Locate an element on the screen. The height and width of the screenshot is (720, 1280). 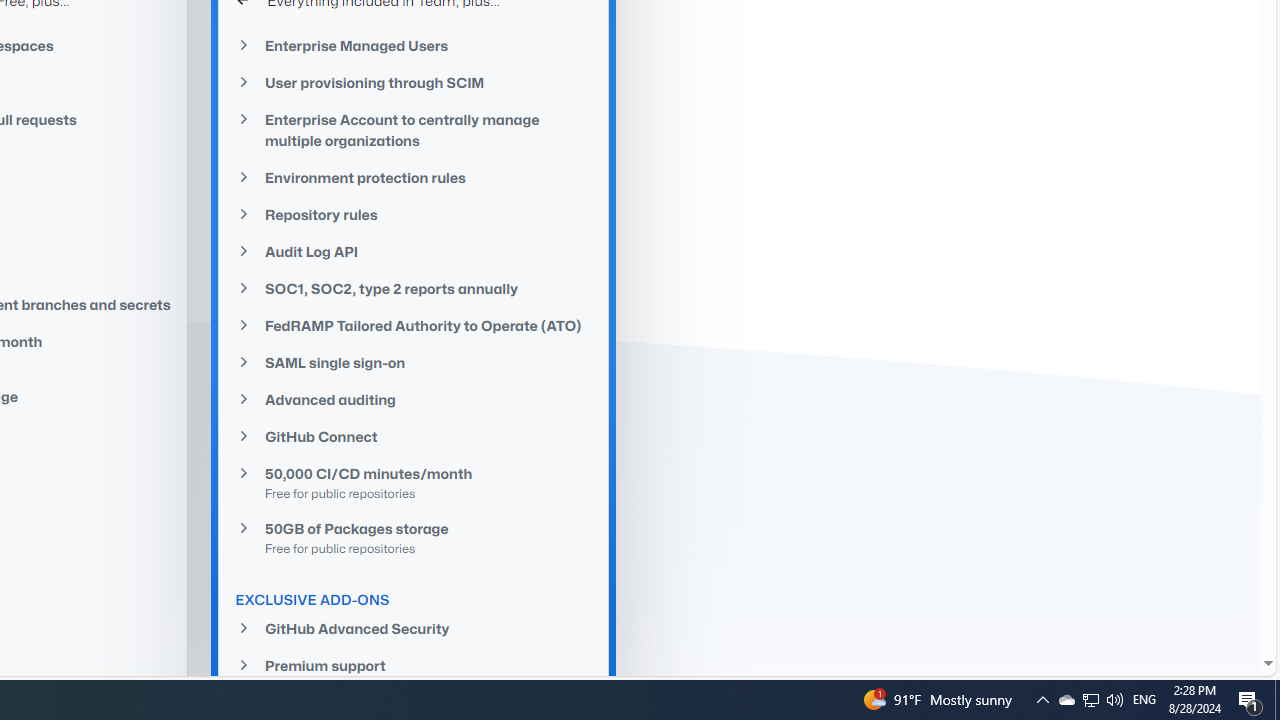
'Audit Log API' is located at coordinates (413, 250).